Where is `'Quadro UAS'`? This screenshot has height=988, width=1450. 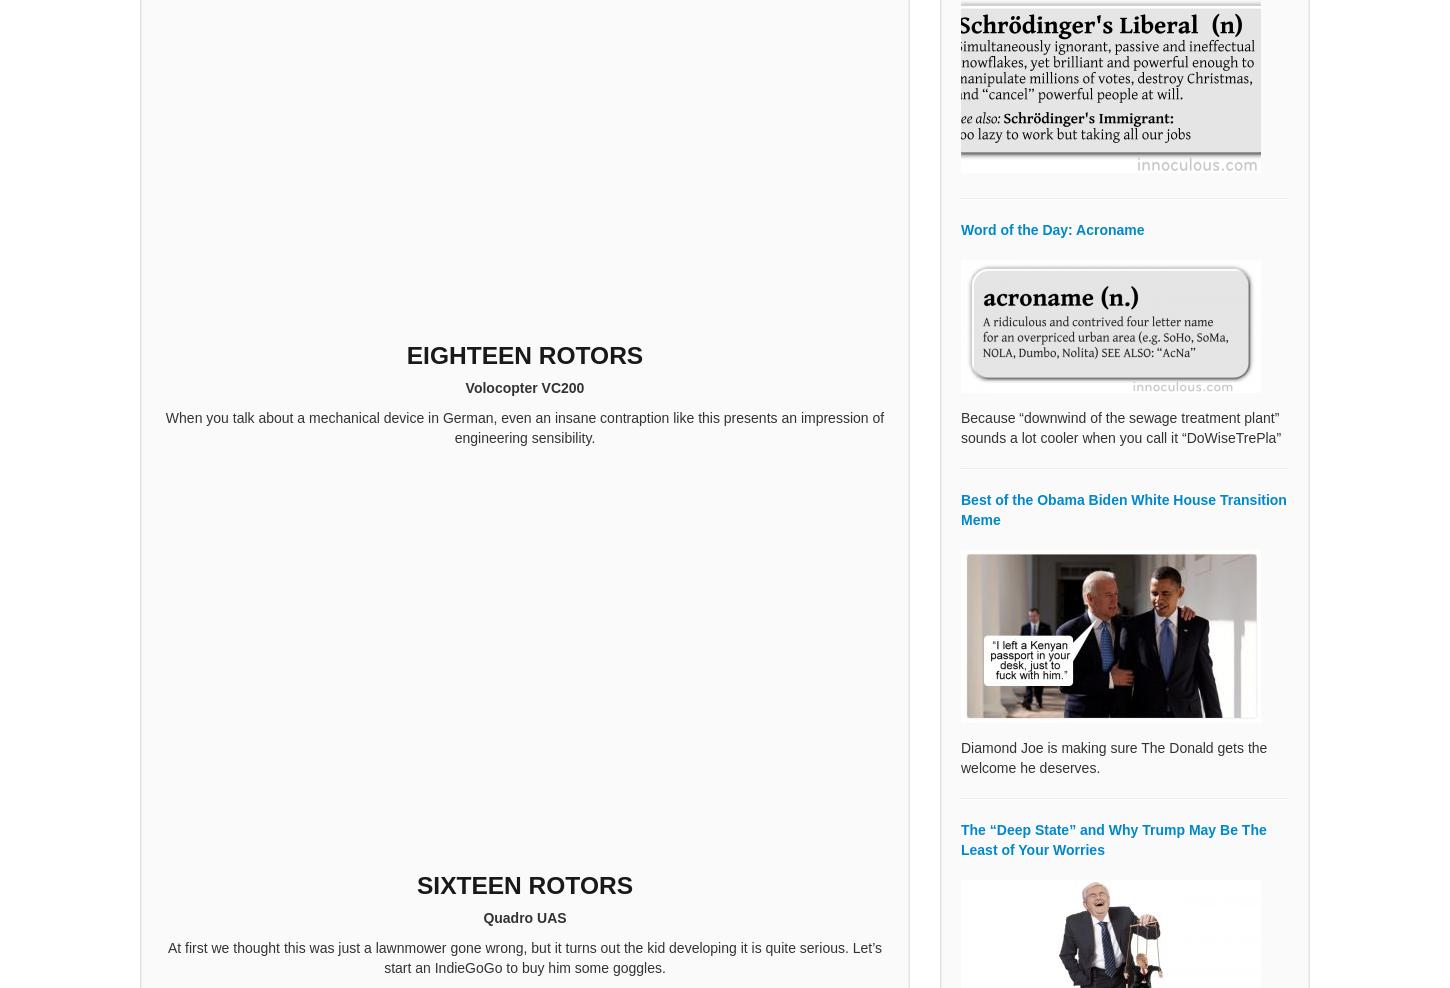
'Quadro UAS' is located at coordinates (524, 916).